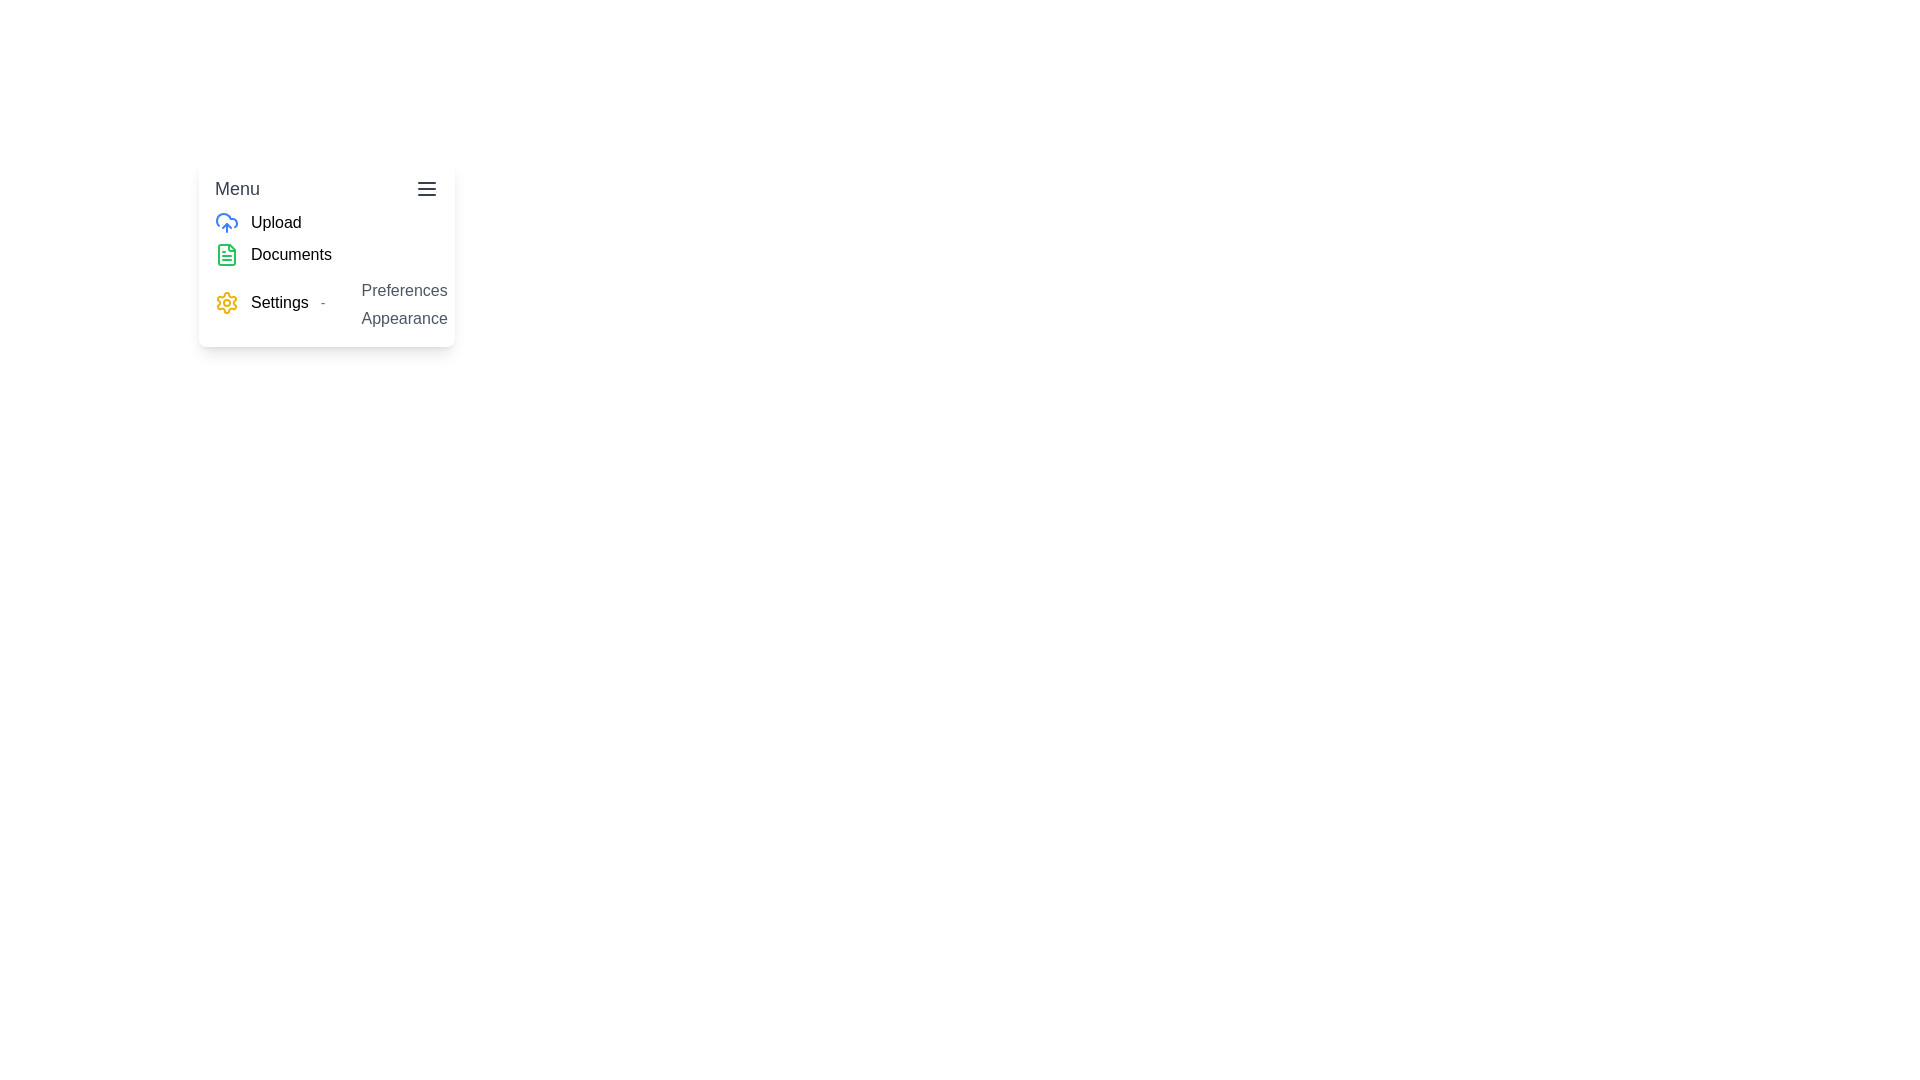 This screenshot has height=1080, width=1920. I want to click on the Menu item group located beneath the 'Menu' header and above other content, so click(326, 270).